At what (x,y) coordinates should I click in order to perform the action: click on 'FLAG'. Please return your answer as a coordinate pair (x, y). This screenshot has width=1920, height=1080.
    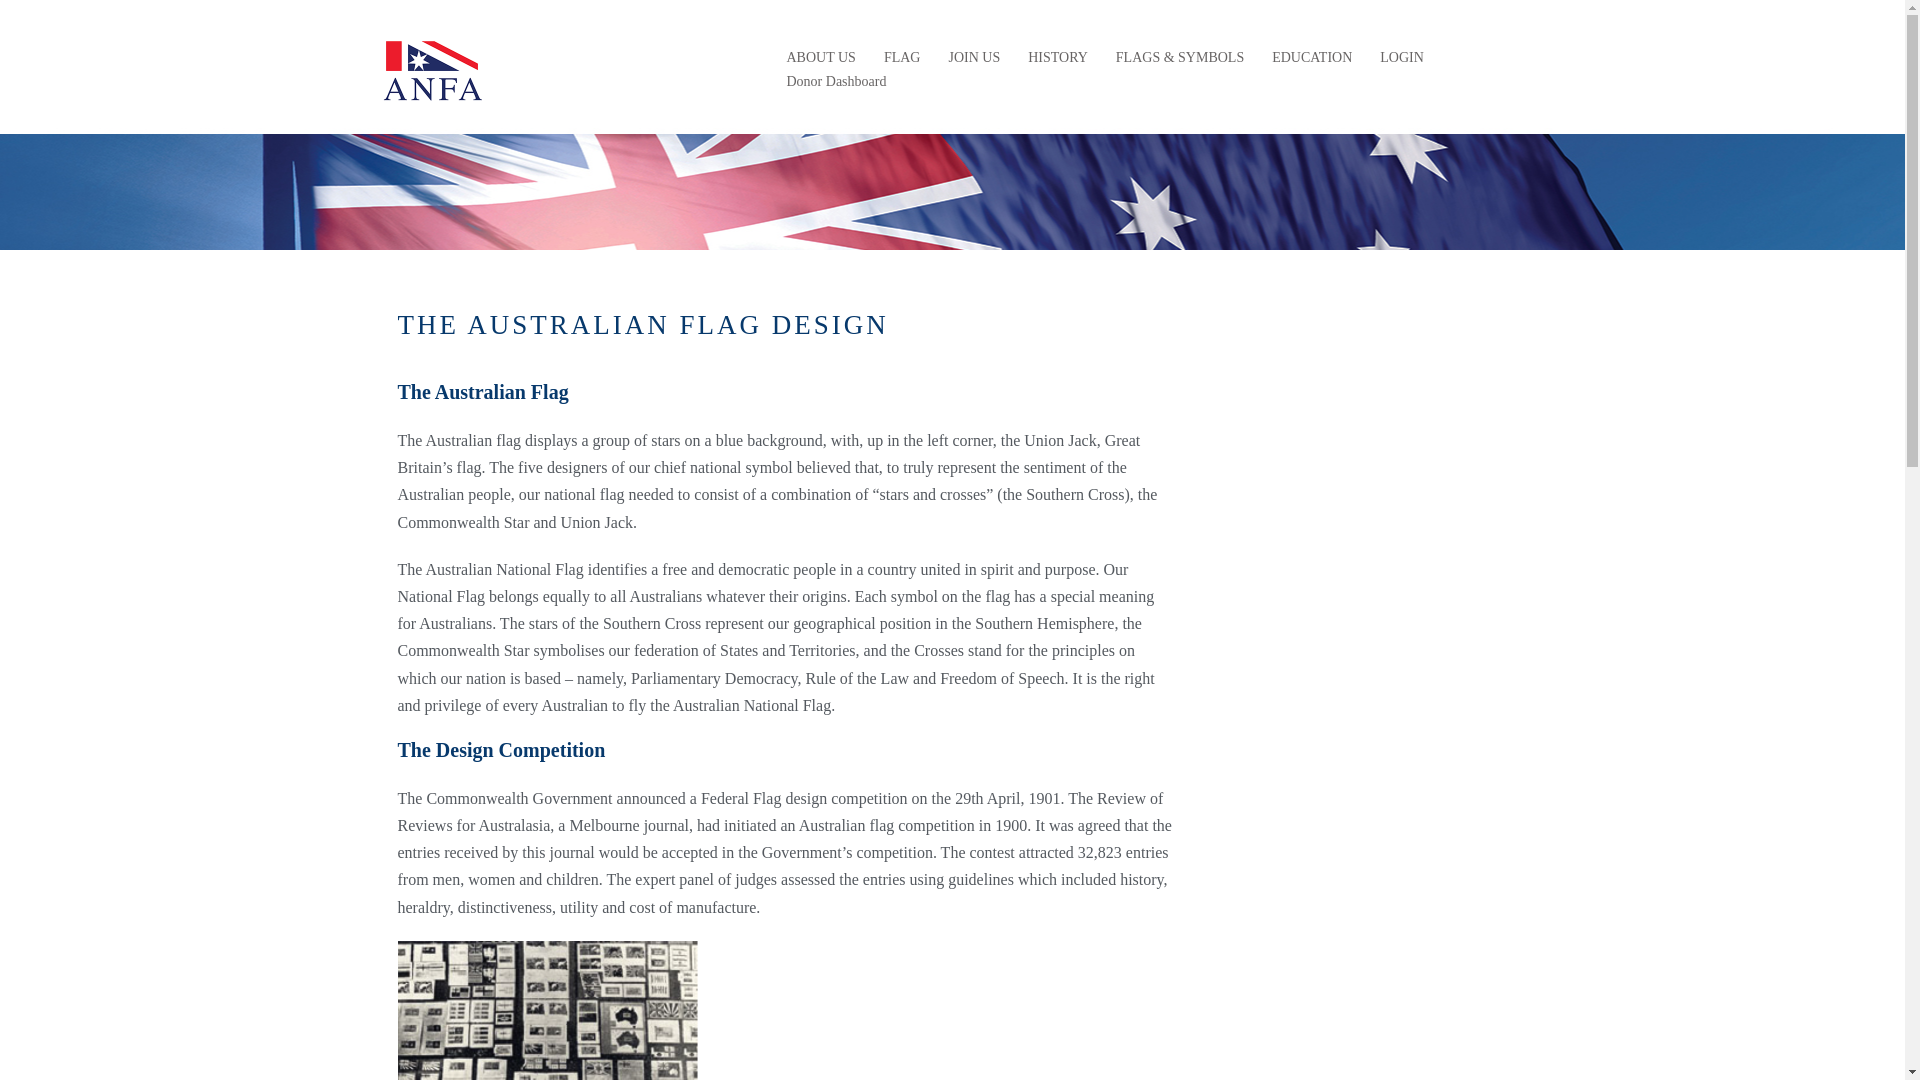
    Looking at the image, I should click on (901, 56).